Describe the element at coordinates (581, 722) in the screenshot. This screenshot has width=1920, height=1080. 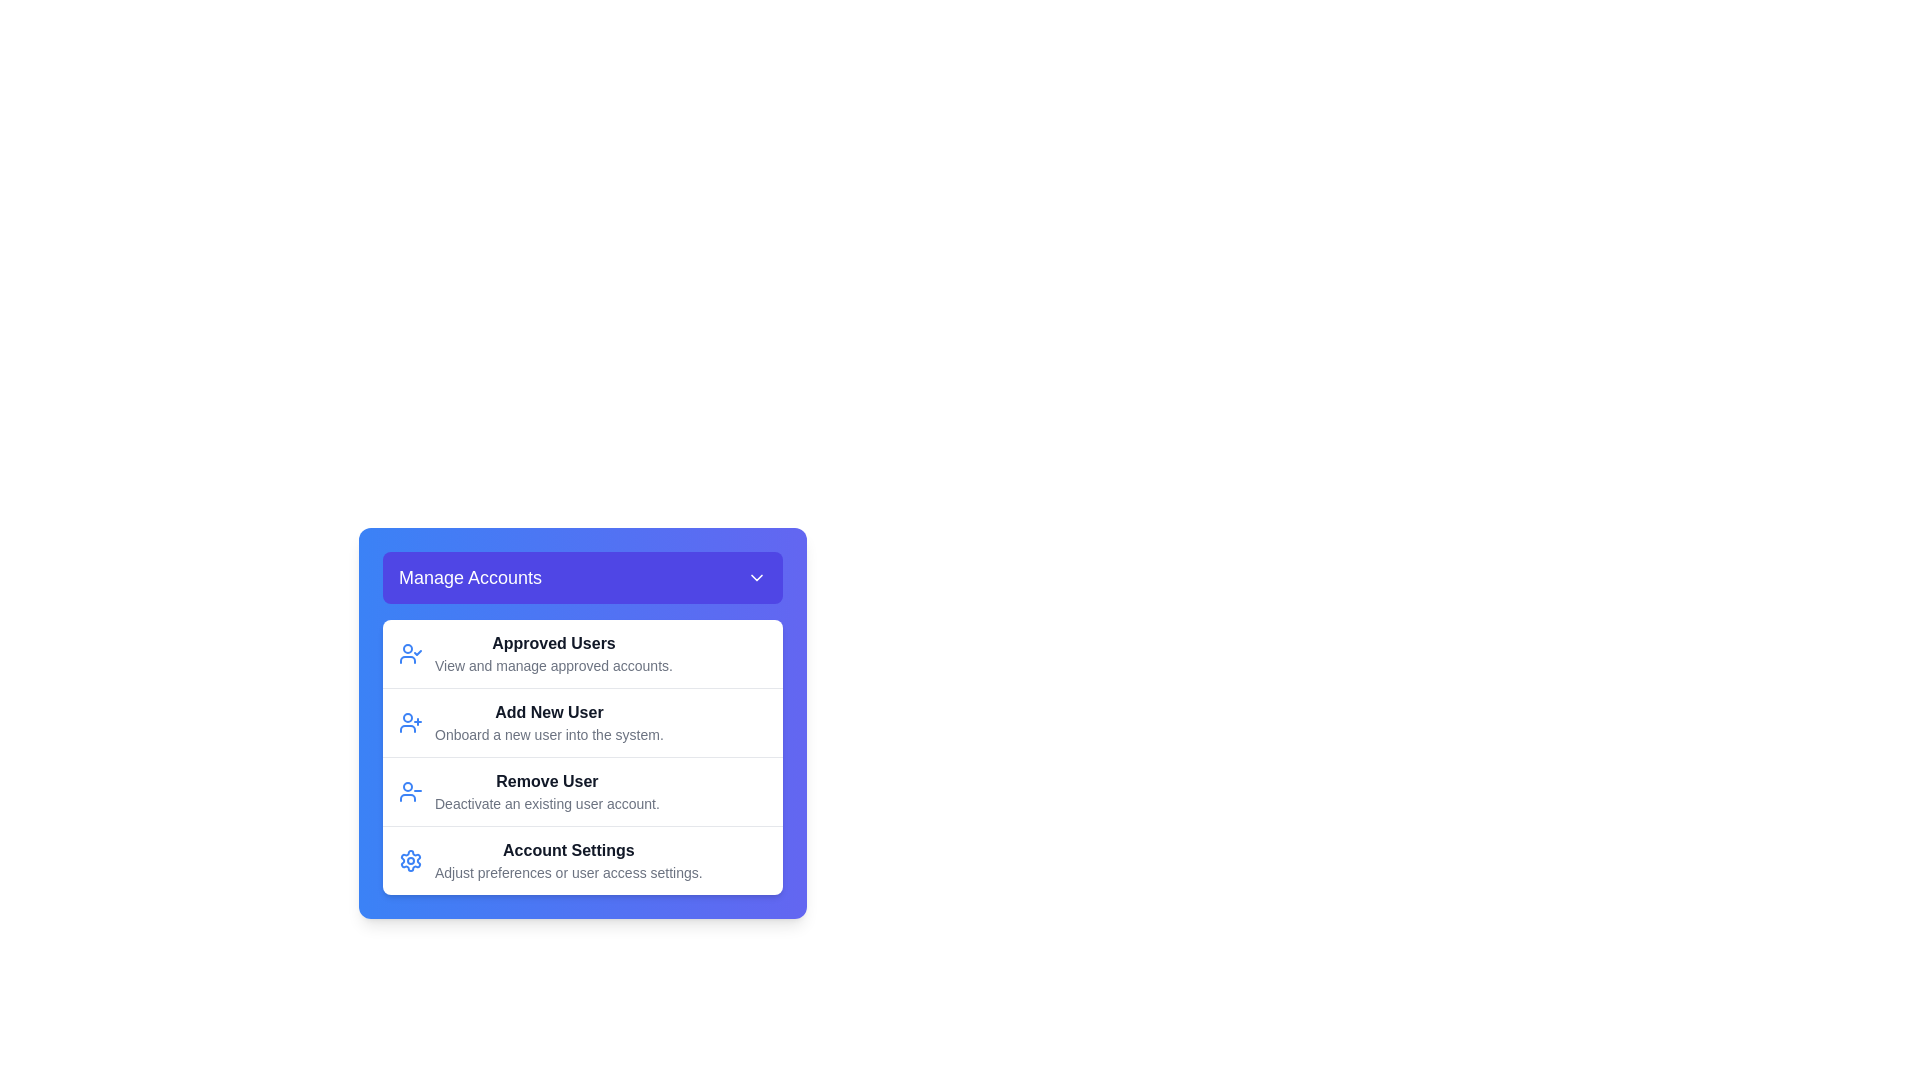
I see `the clickable menu option with a gradient blue background and descriptive text` at that location.